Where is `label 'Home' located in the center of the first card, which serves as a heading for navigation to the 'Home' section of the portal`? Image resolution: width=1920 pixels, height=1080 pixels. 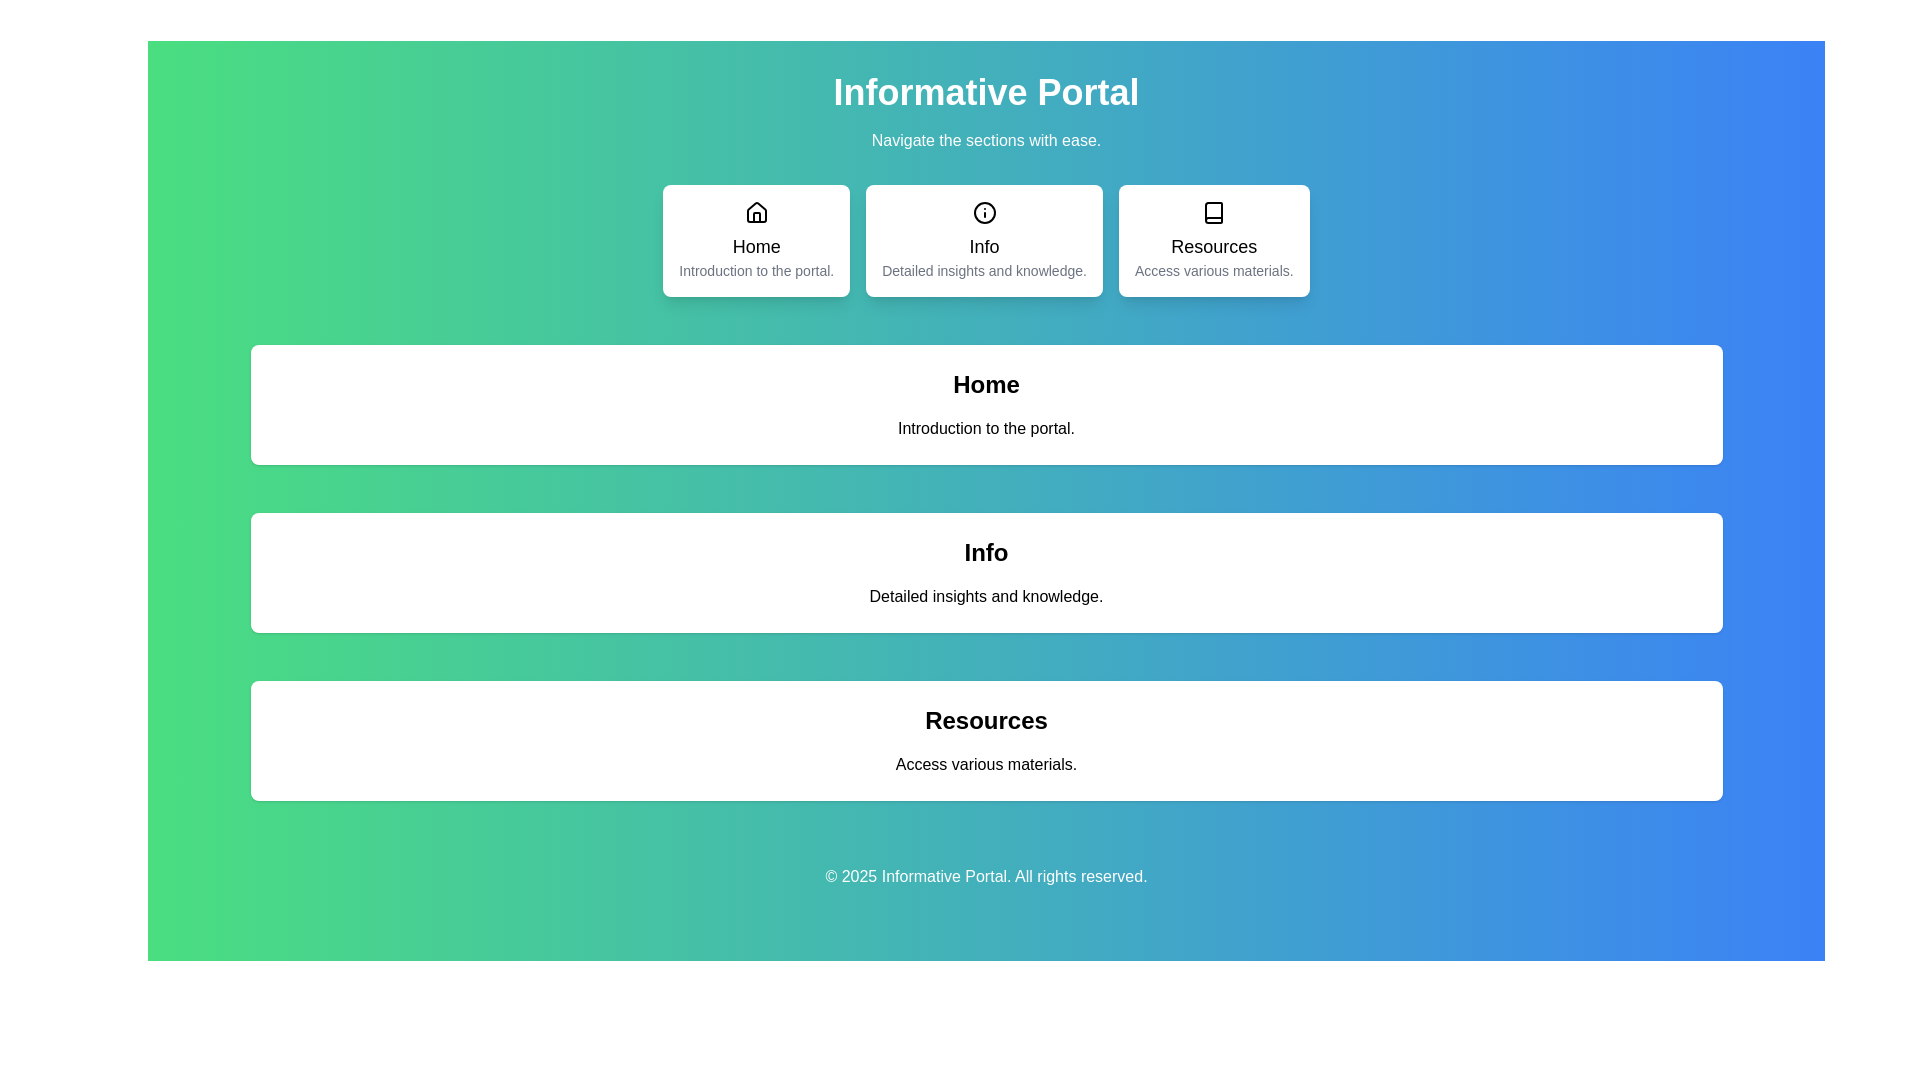
label 'Home' located in the center of the first card, which serves as a heading for navigation to the 'Home' section of the portal is located at coordinates (755, 245).